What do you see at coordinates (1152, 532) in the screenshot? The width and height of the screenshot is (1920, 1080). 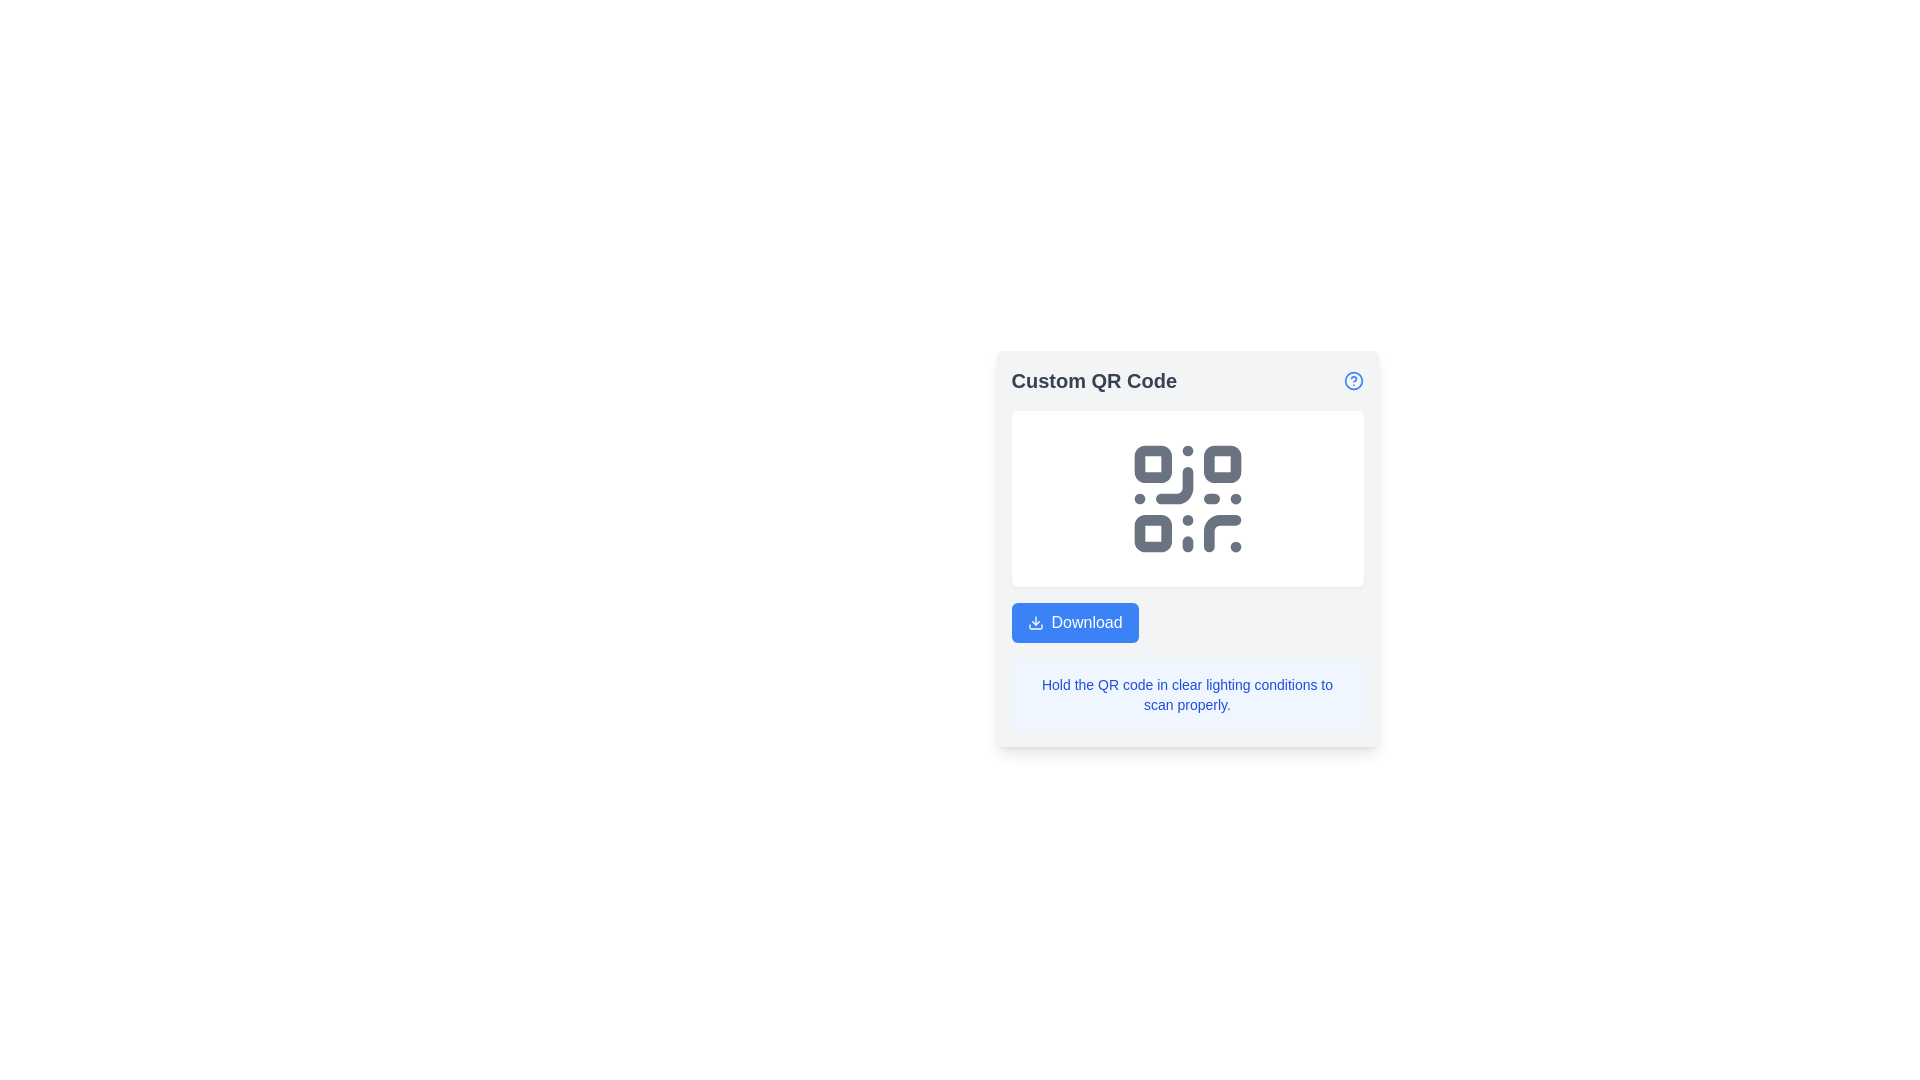 I see `the bottom-left SVG rectangle element that is part of the QR code graphic` at bounding box center [1152, 532].